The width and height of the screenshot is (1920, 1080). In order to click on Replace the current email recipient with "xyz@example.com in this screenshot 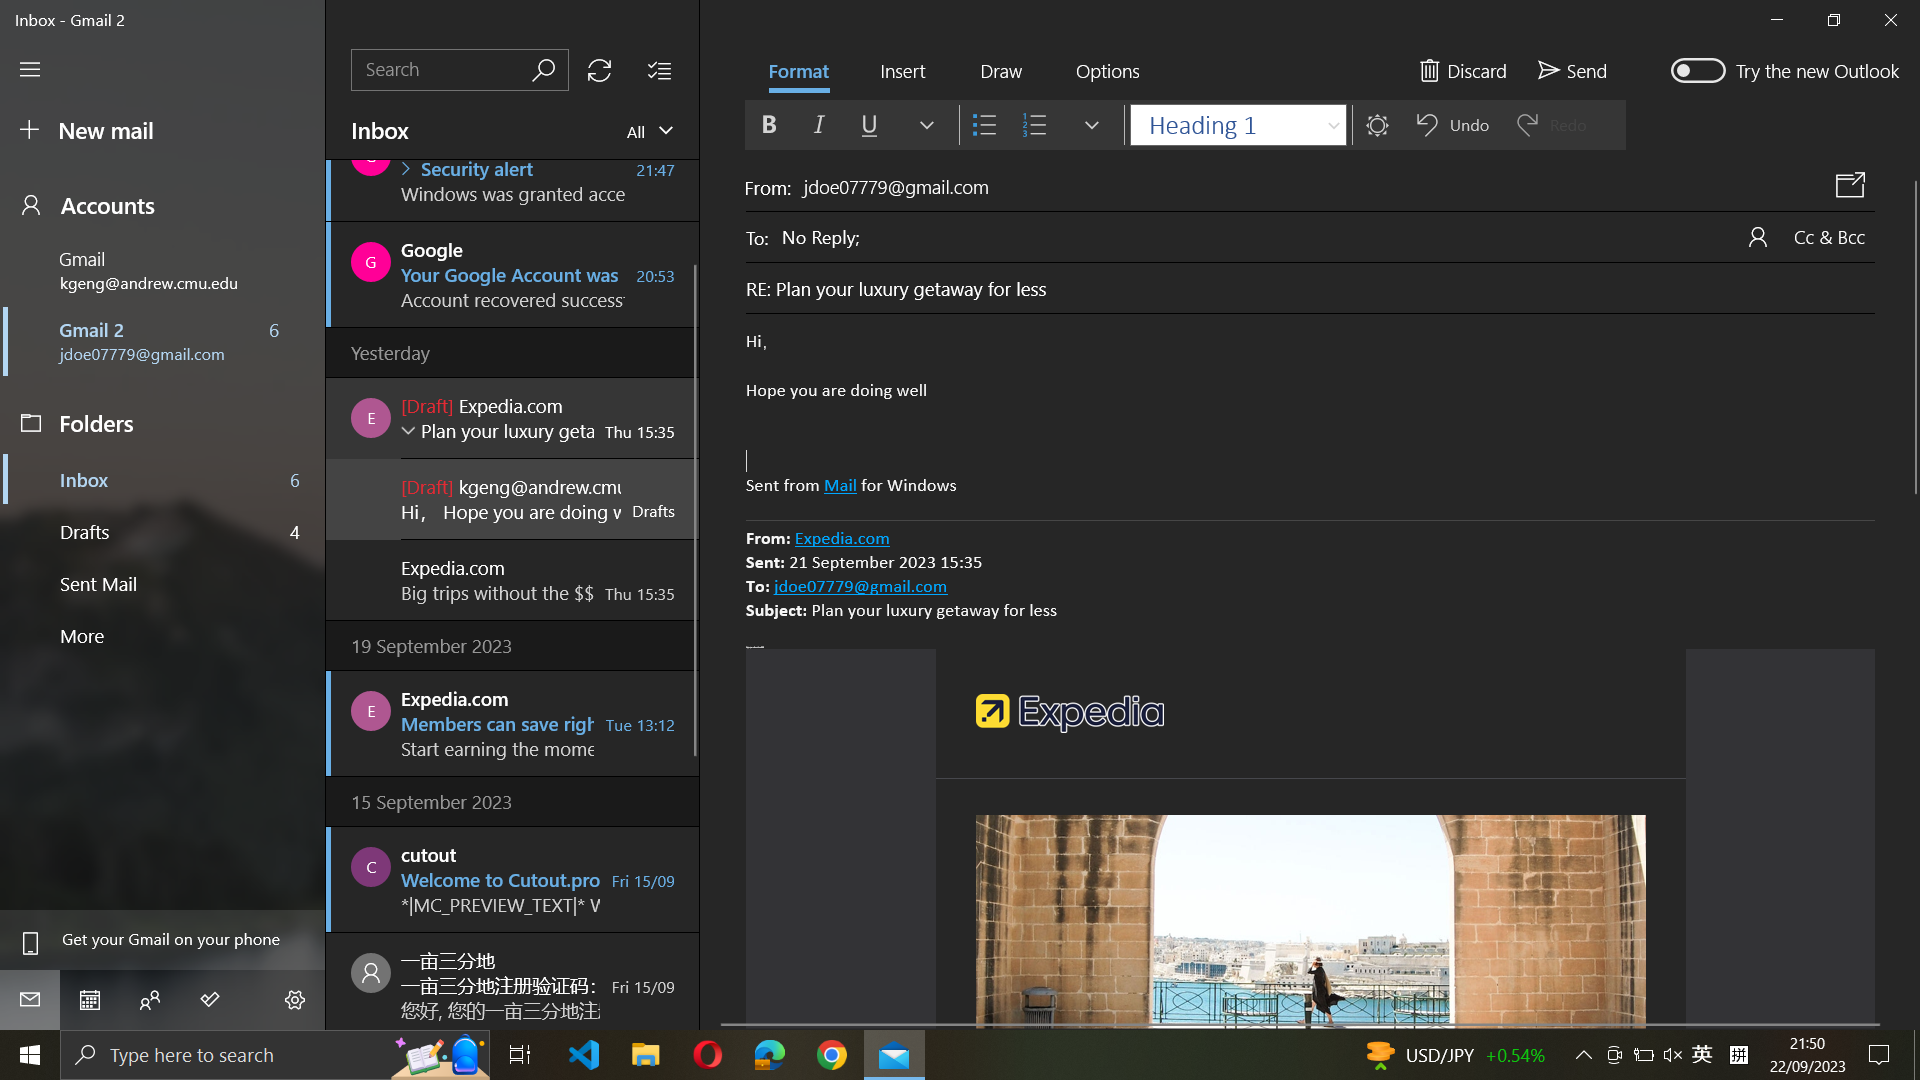, I will do `click(1328, 234)`.